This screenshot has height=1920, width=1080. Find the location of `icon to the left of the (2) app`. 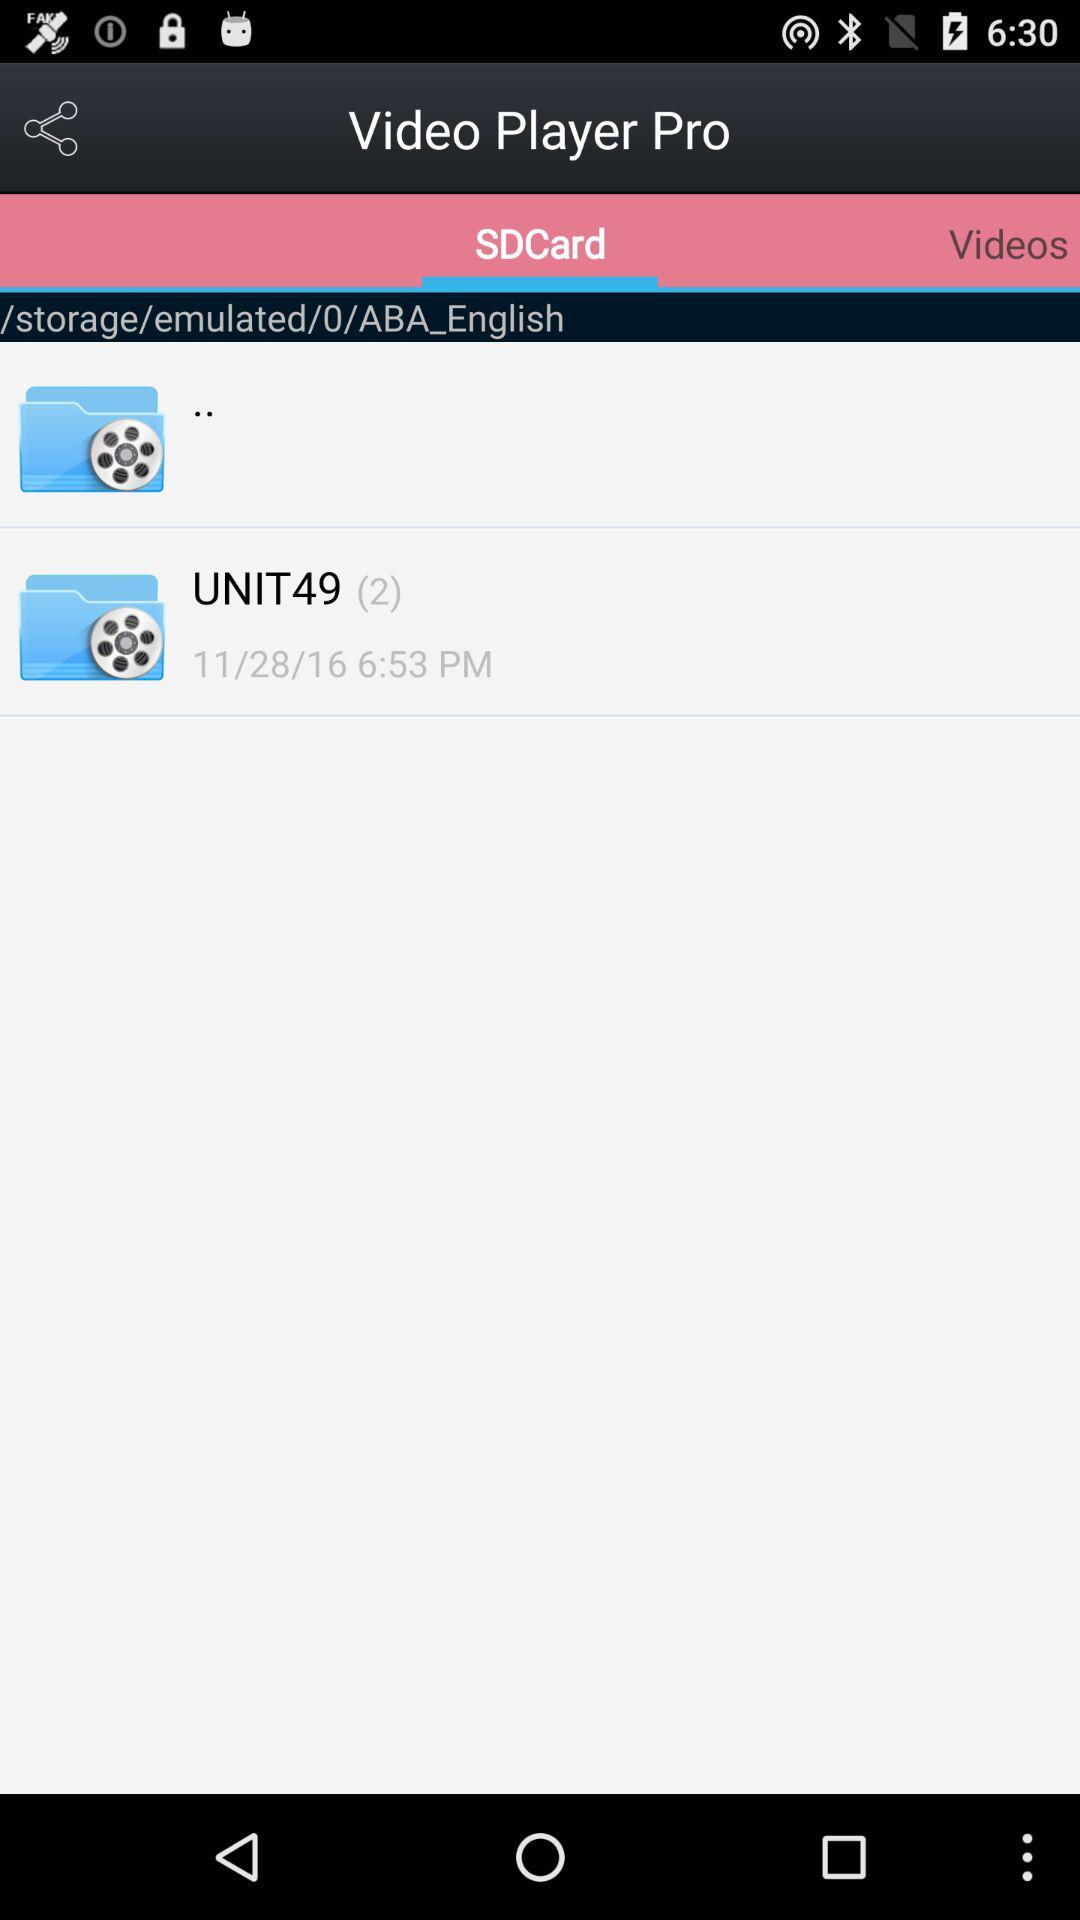

icon to the left of the (2) app is located at coordinates (266, 585).